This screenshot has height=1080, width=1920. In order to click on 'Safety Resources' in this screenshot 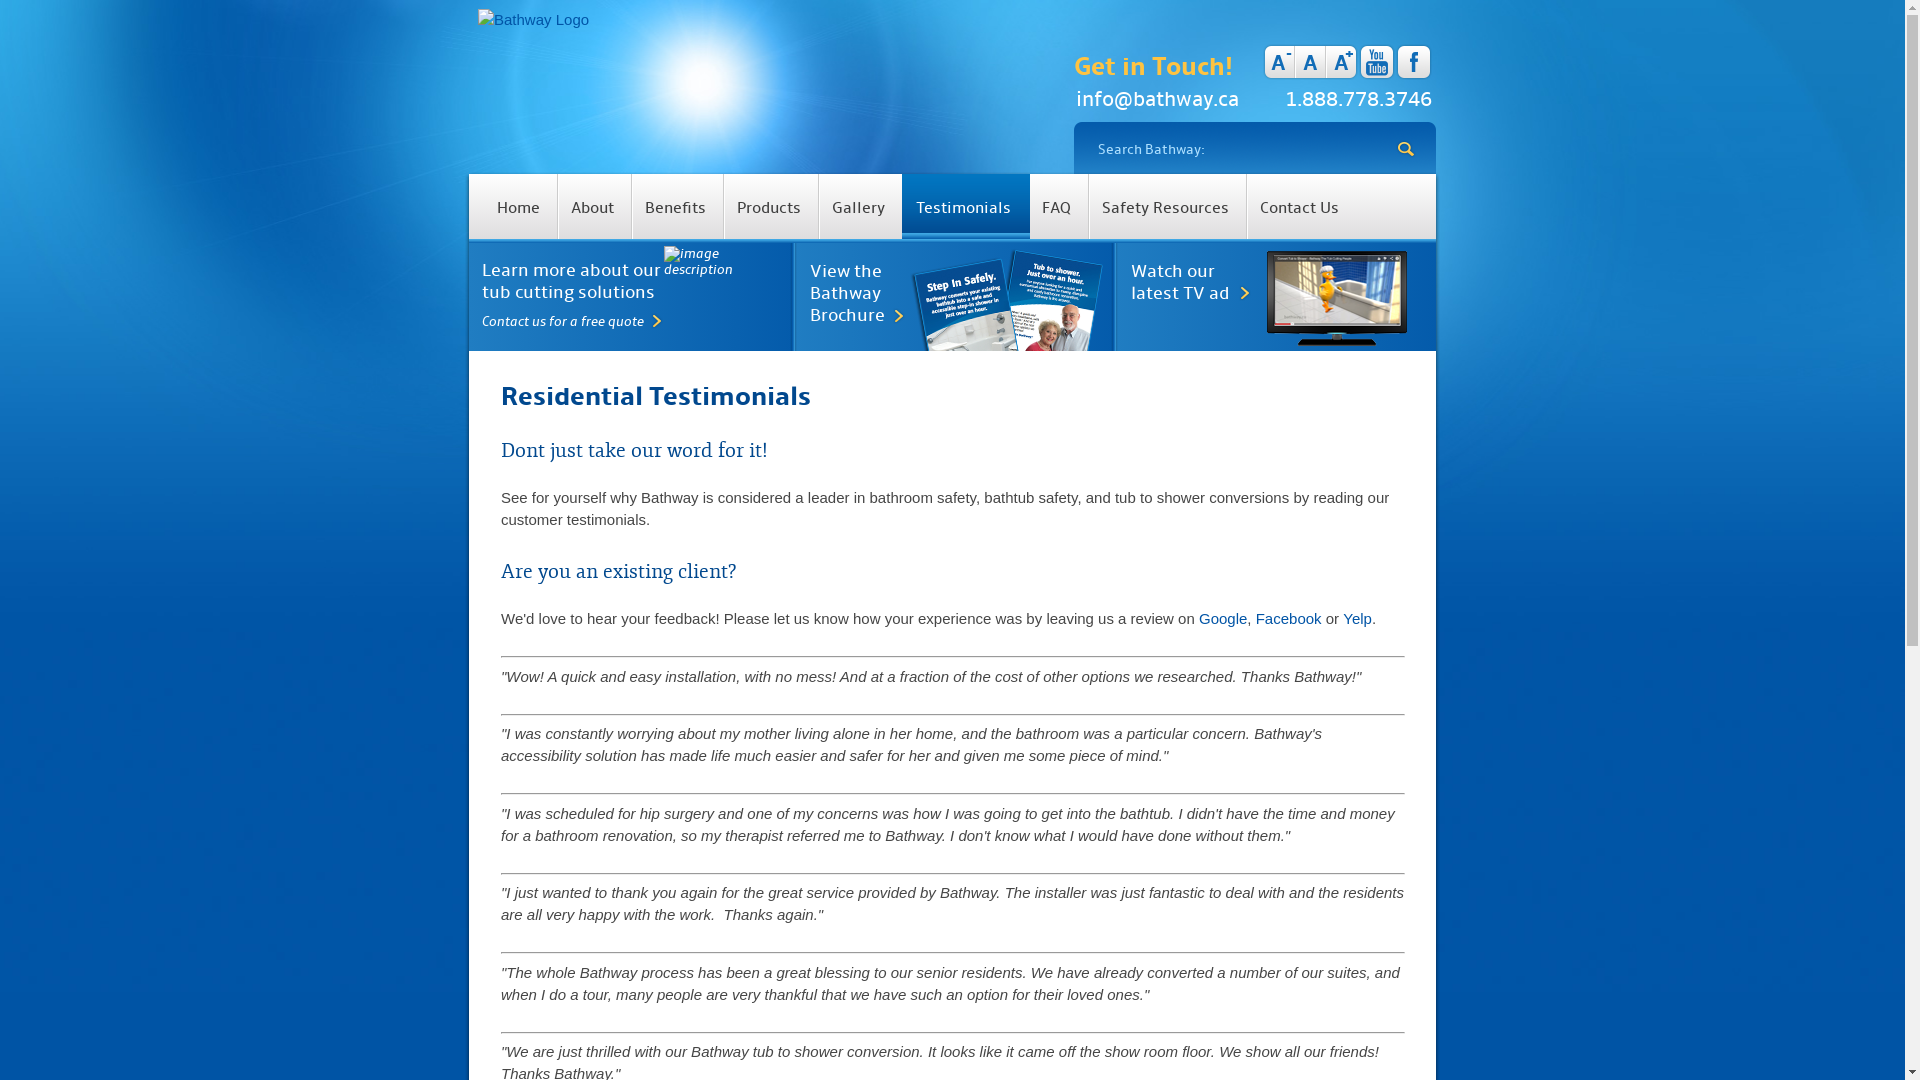, I will do `click(1166, 206)`.